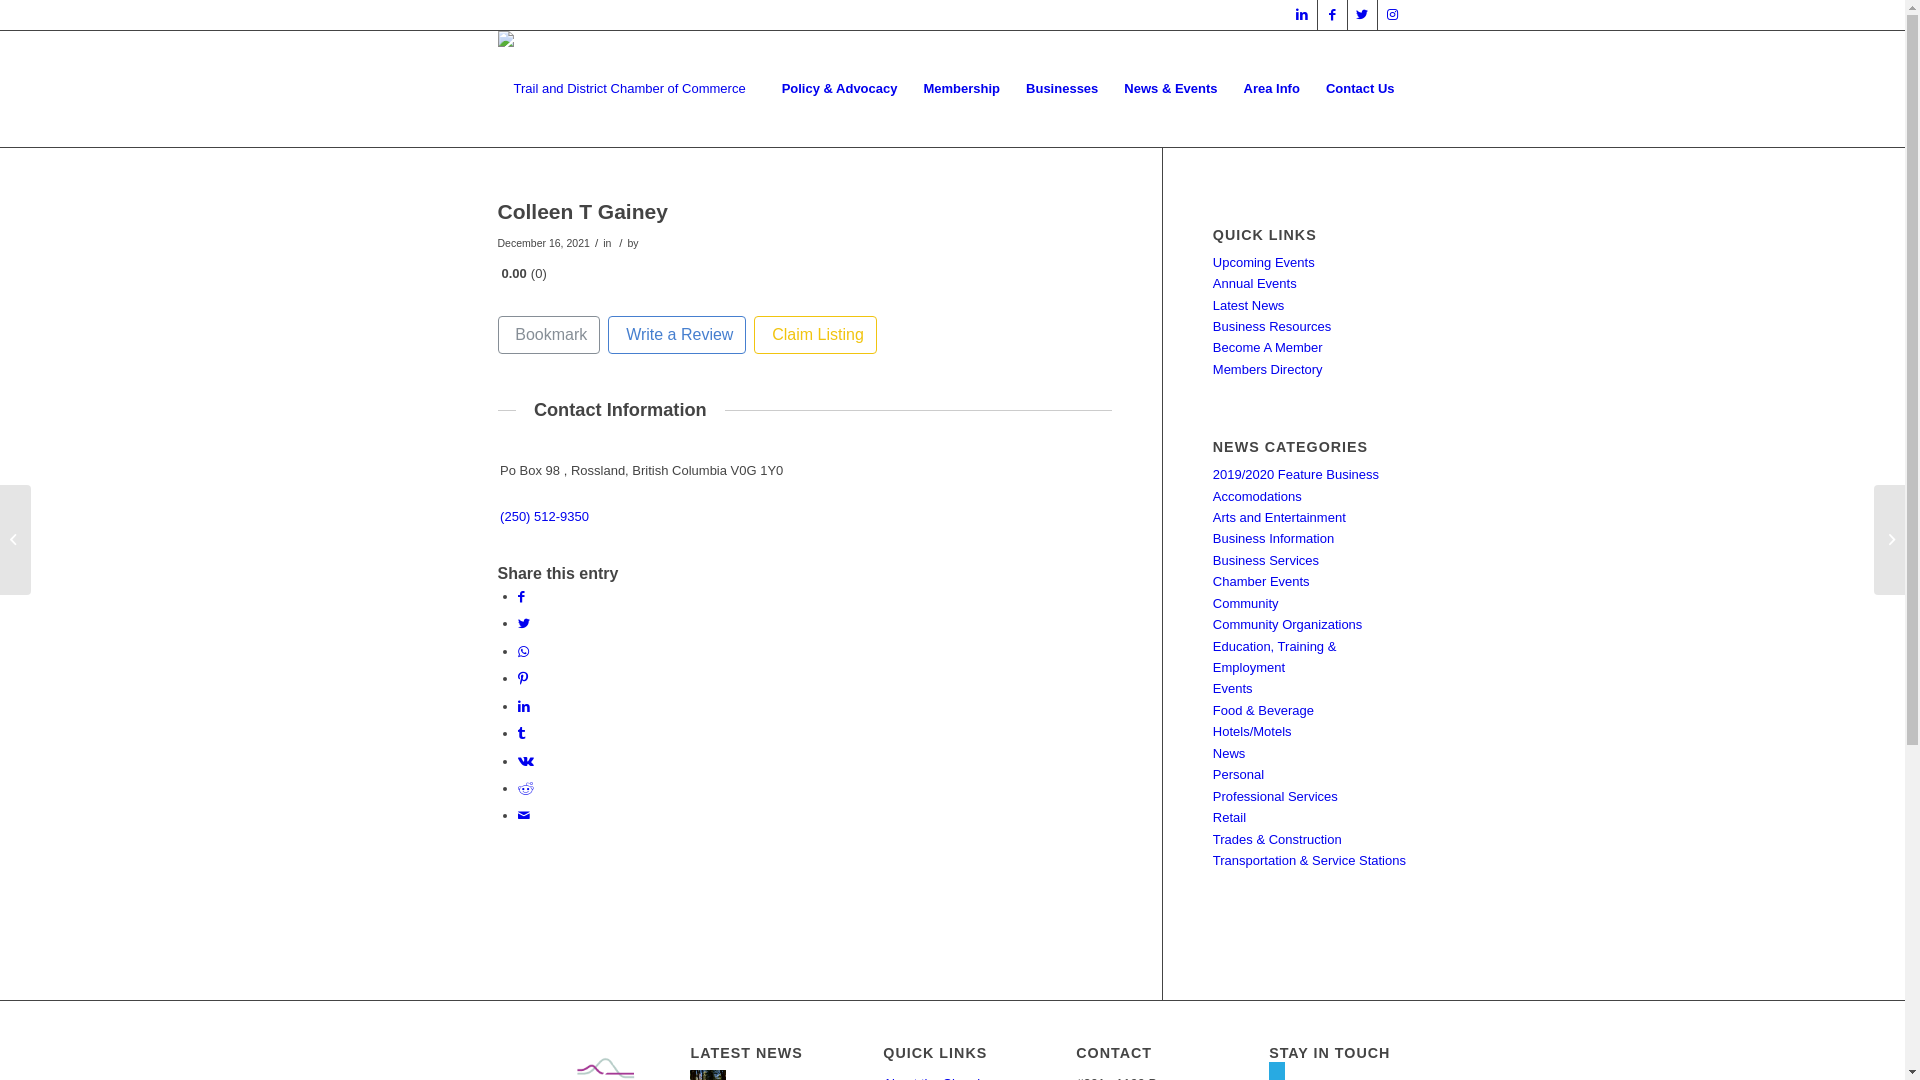 The image size is (1920, 1080). I want to click on 'Professional Services', so click(1274, 795).